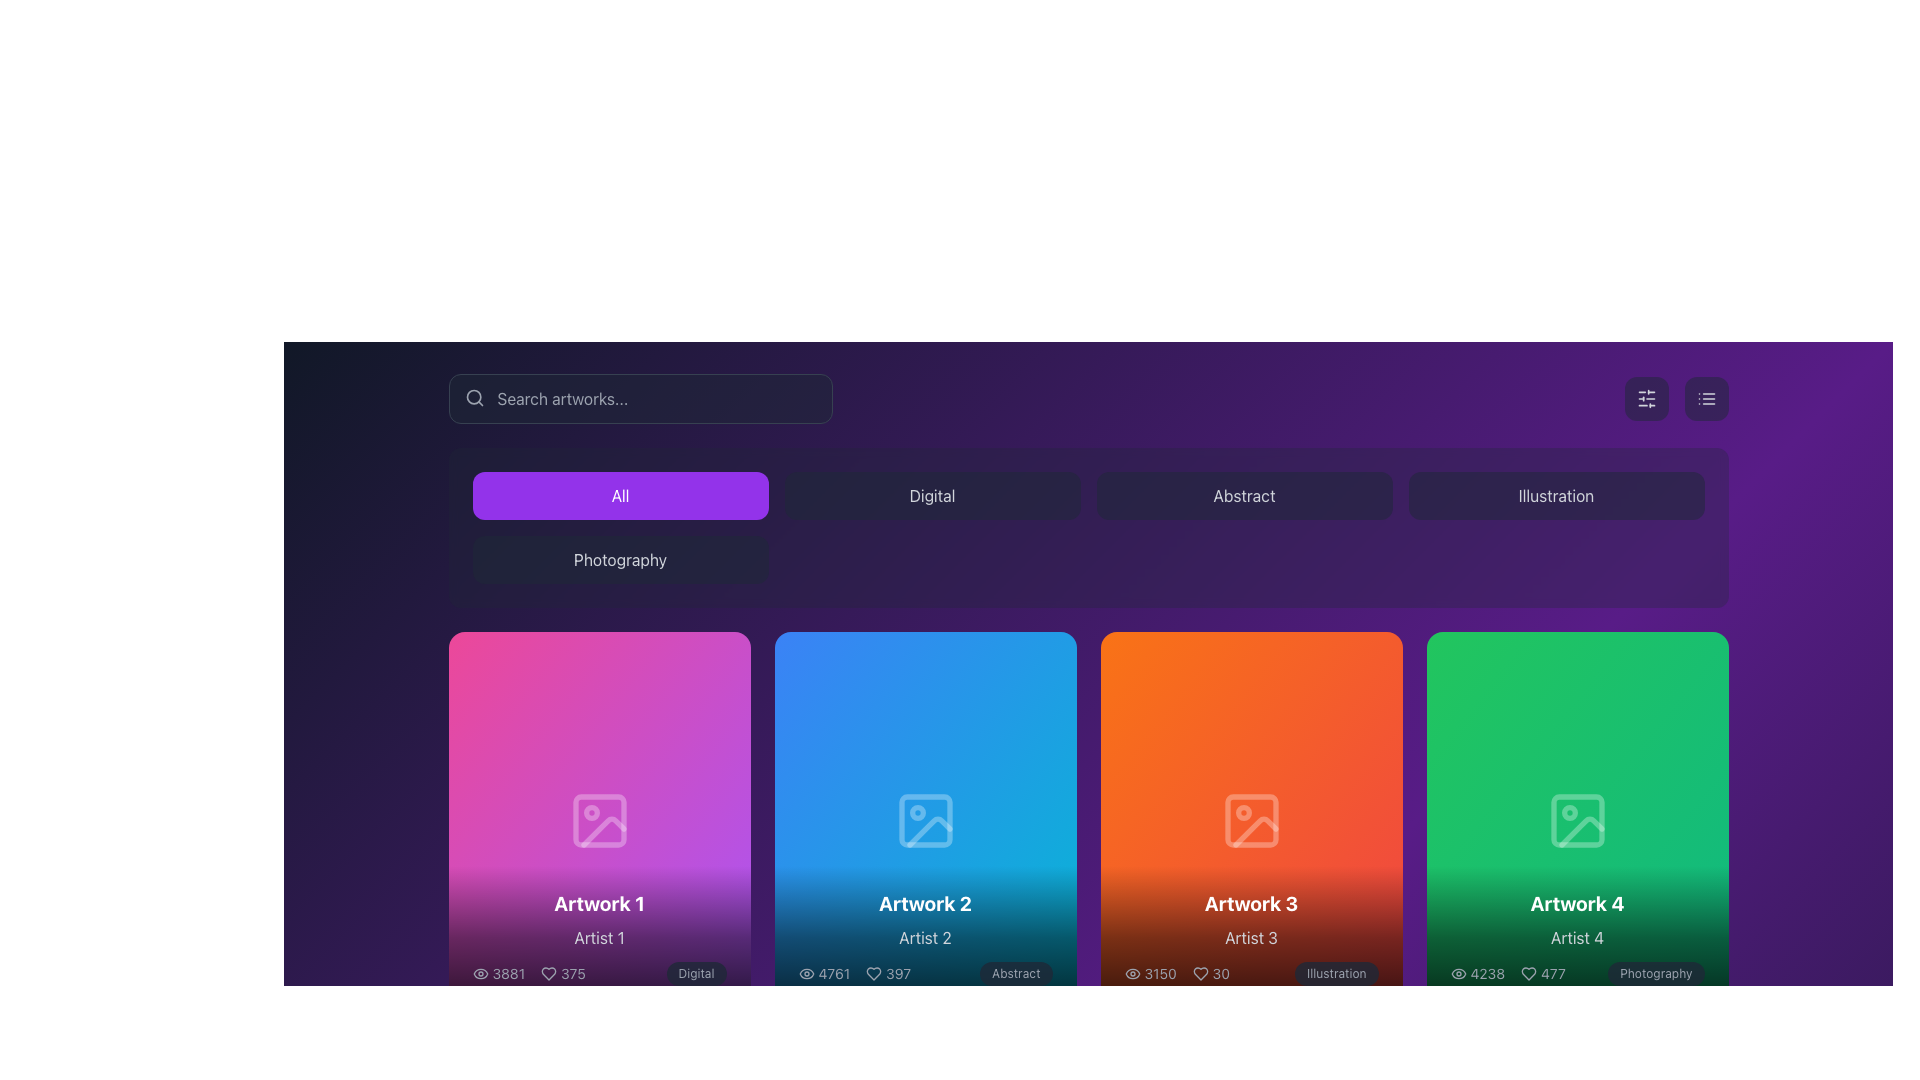 Image resolution: width=1920 pixels, height=1080 pixels. I want to click on the SVG-based icon located within the green card titled 'Artwork 4' at the bottom right of the row, centered in the card's upper half, so click(1576, 820).